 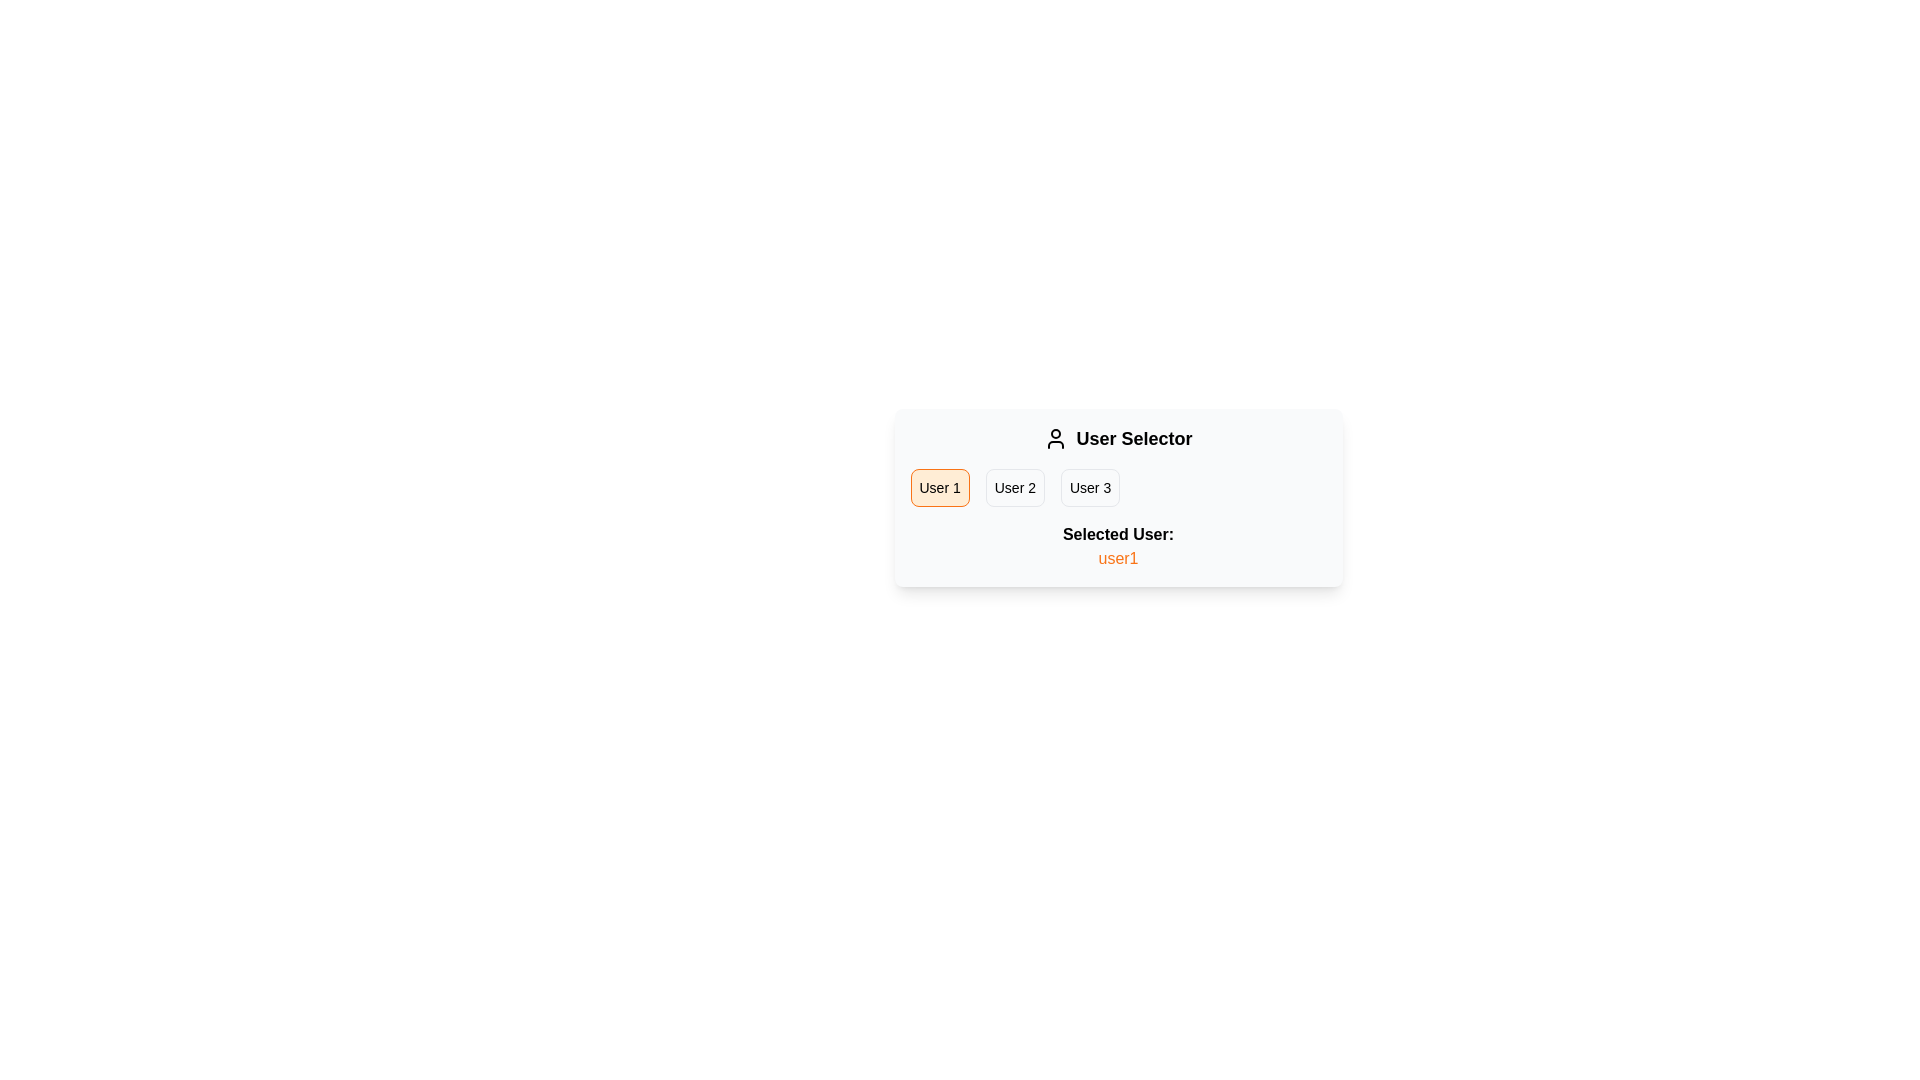 What do you see at coordinates (1117, 438) in the screenshot?
I see `the label or heading that indicates the purpose of the section above the selectable user buttons and the 'Selected User:' text` at bounding box center [1117, 438].